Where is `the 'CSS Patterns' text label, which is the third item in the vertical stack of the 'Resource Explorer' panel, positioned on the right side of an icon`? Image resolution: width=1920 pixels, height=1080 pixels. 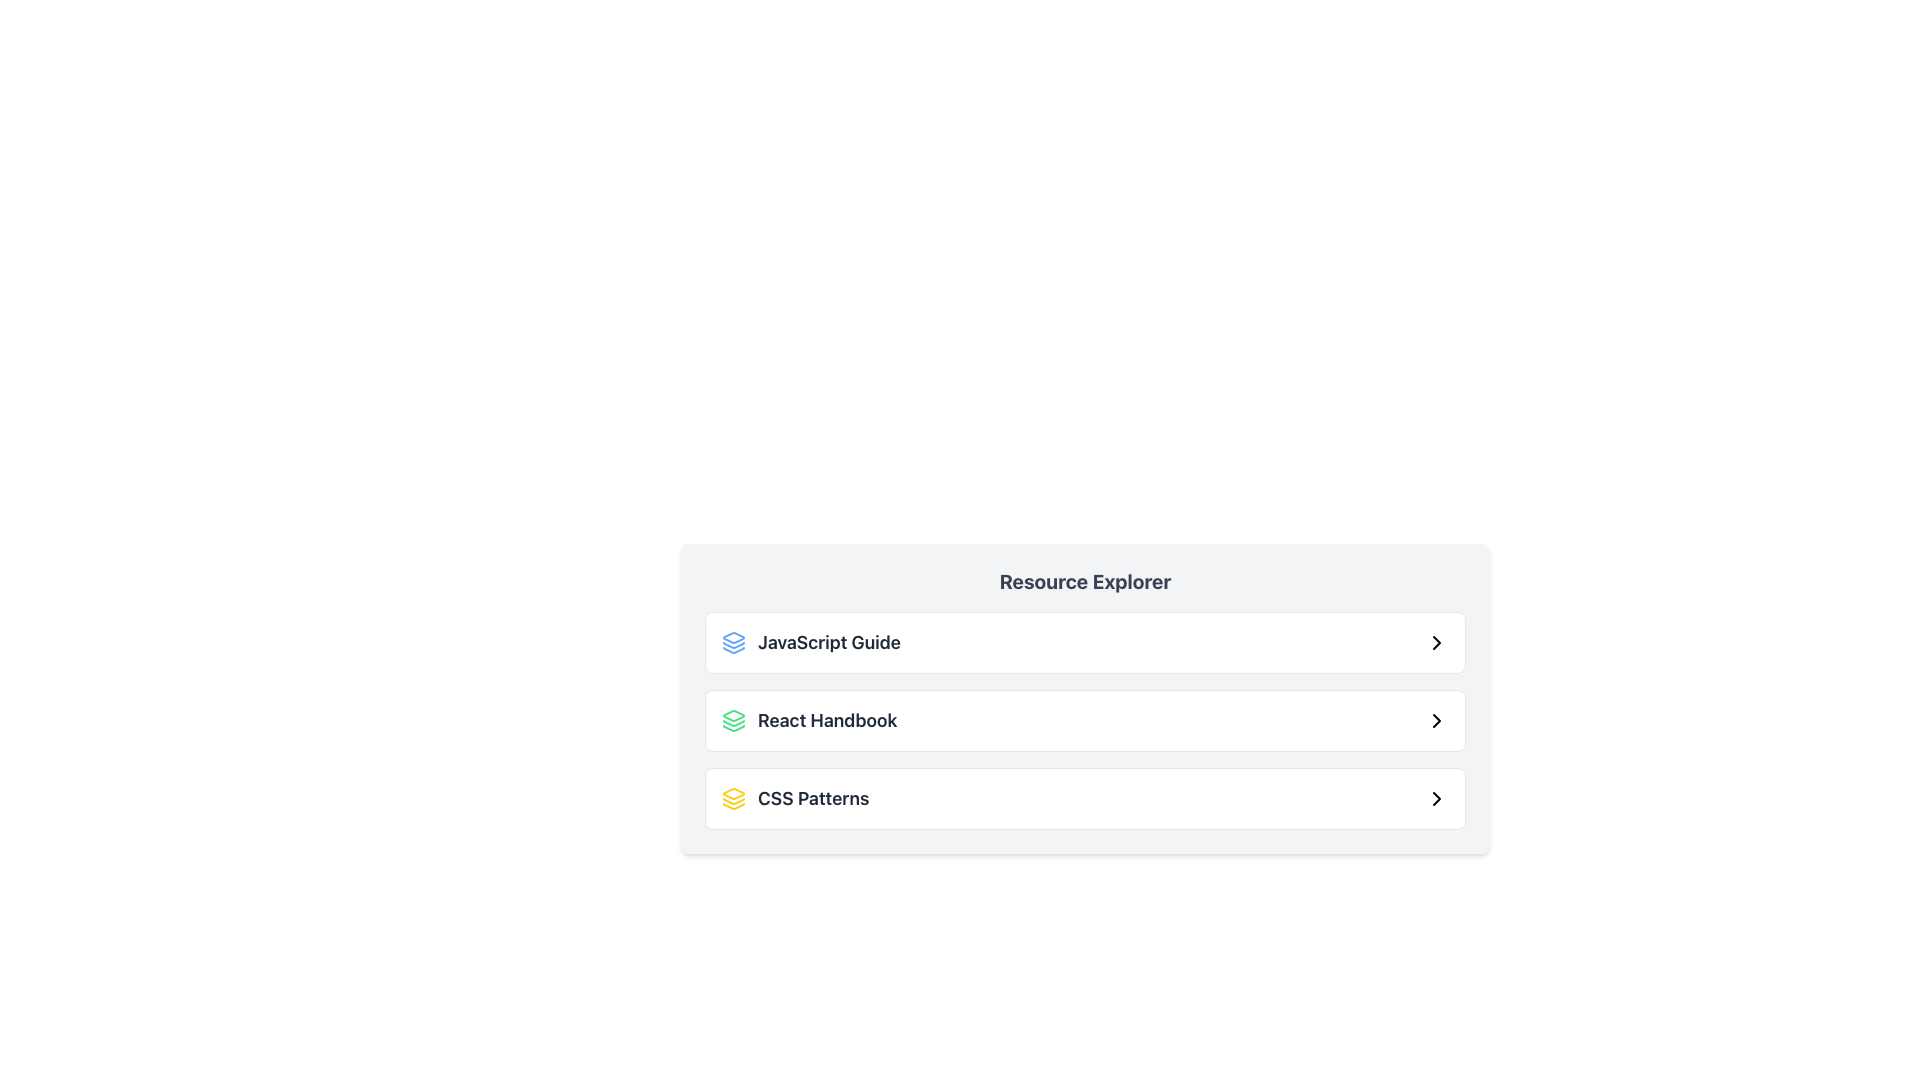 the 'CSS Patterns' text label, which is the third item in the vertical stack of the 'Resource Explorer' panel, positioned on the right side of an icon is located at coordinates (813, 797).